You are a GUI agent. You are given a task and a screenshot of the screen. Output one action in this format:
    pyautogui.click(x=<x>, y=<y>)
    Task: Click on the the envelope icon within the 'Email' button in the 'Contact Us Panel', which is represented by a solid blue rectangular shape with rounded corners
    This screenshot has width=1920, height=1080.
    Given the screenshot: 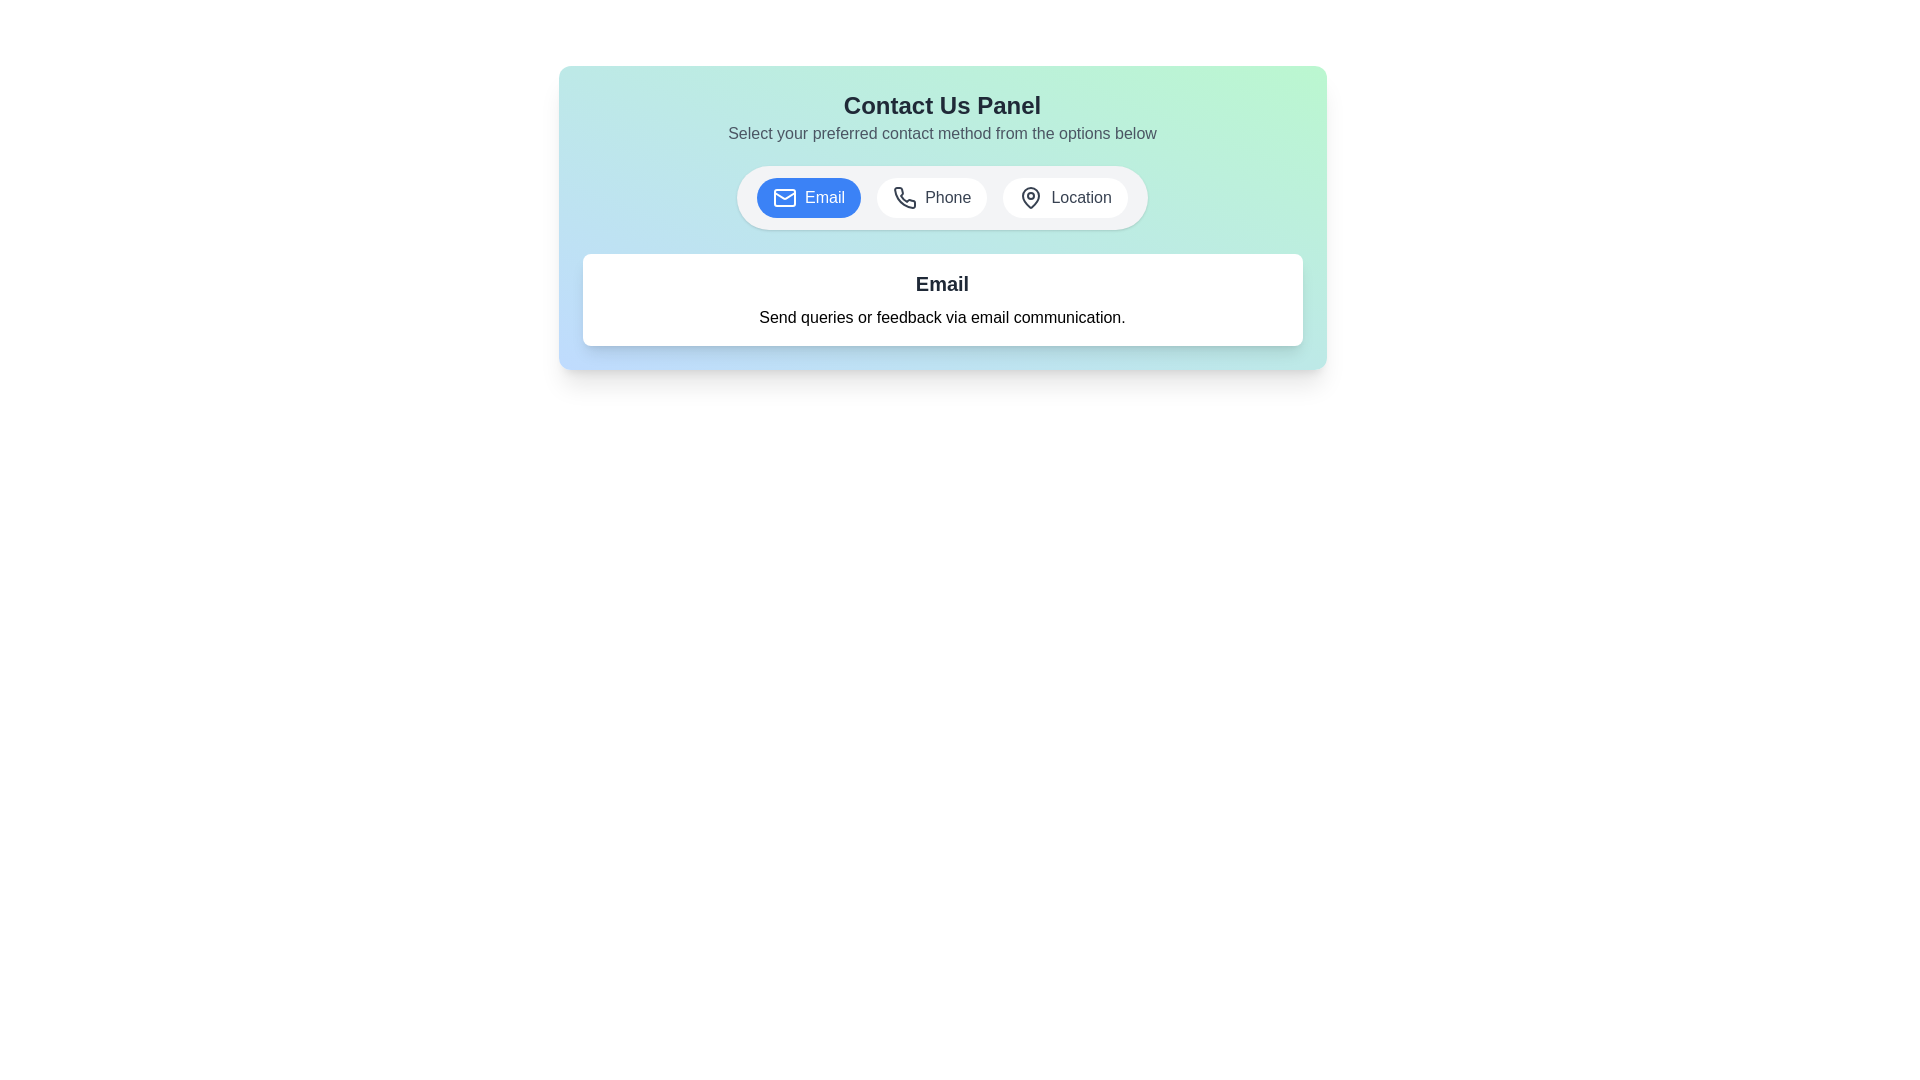 What is the action you would take?
    pyautogui.click(x=784, y=197)
    